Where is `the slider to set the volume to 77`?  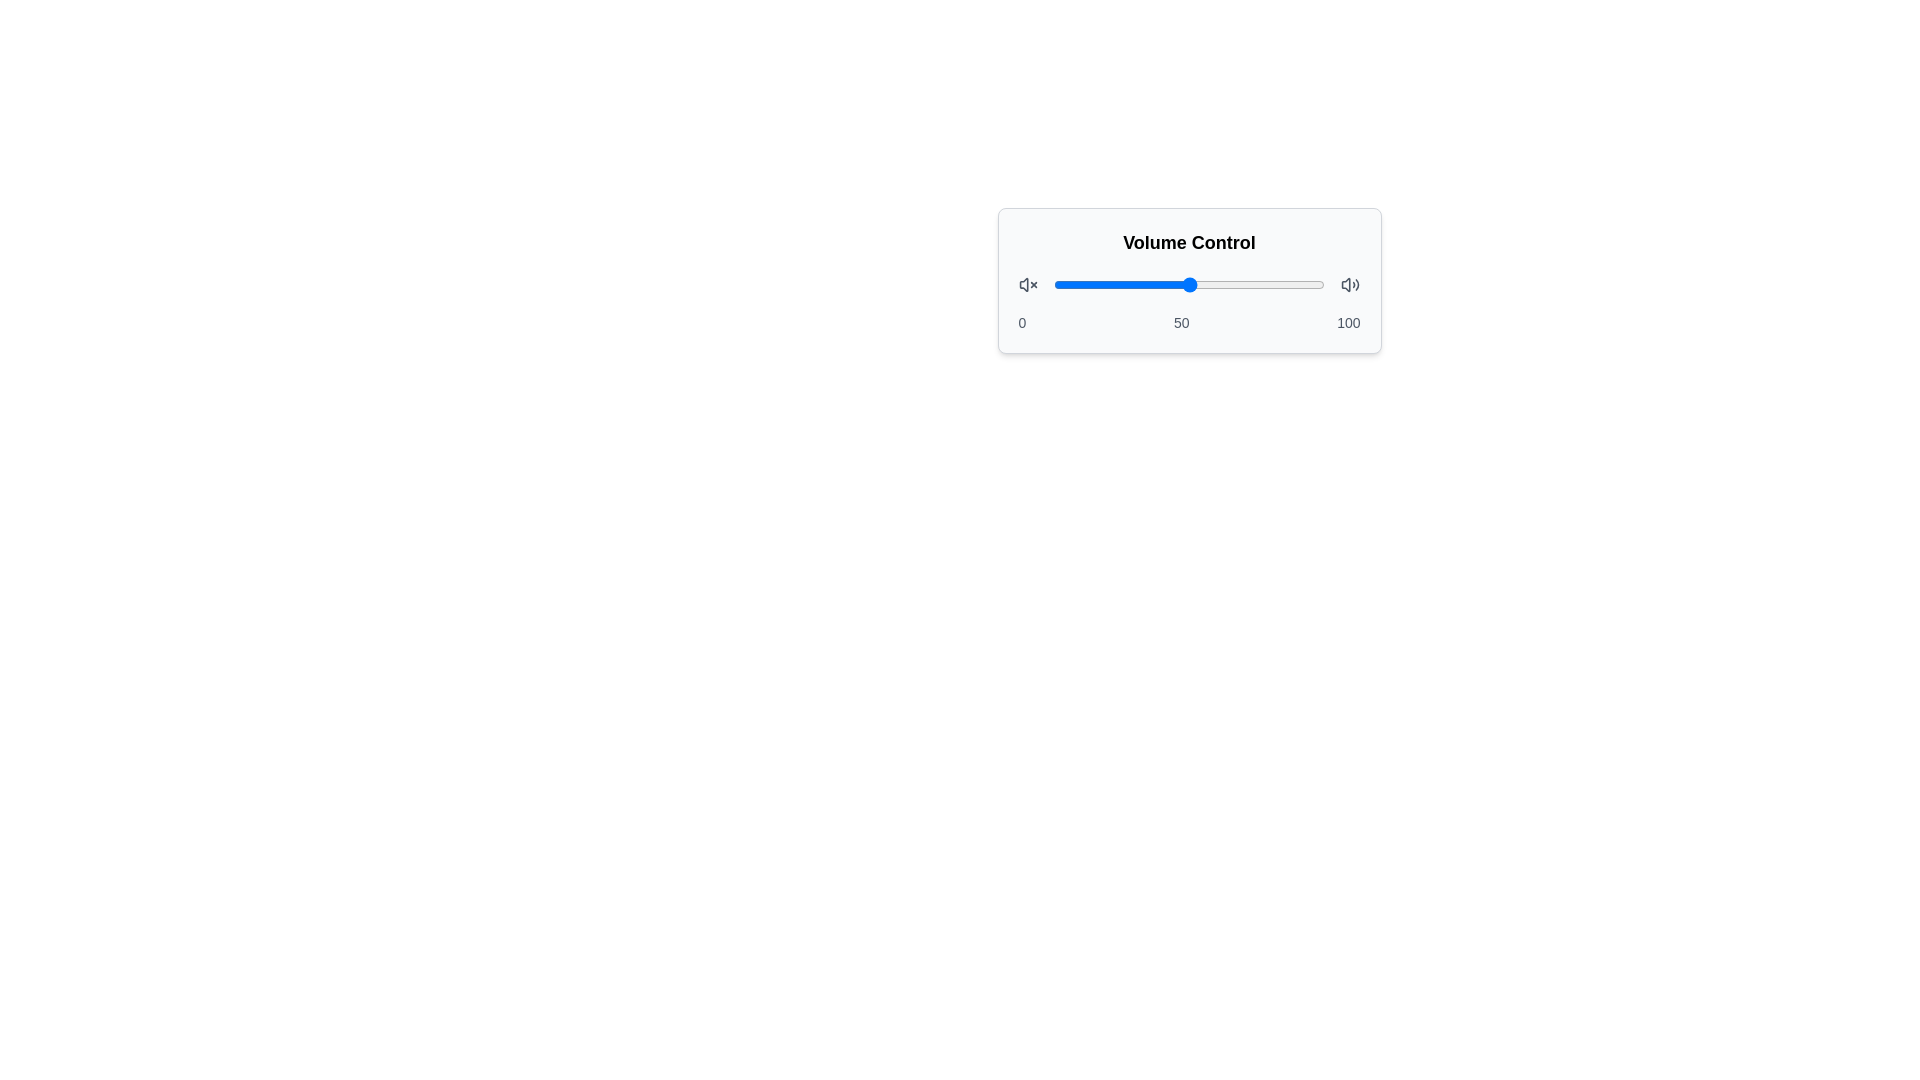
the slider to set the volume to 77 is located at coordinates (1261, 285).